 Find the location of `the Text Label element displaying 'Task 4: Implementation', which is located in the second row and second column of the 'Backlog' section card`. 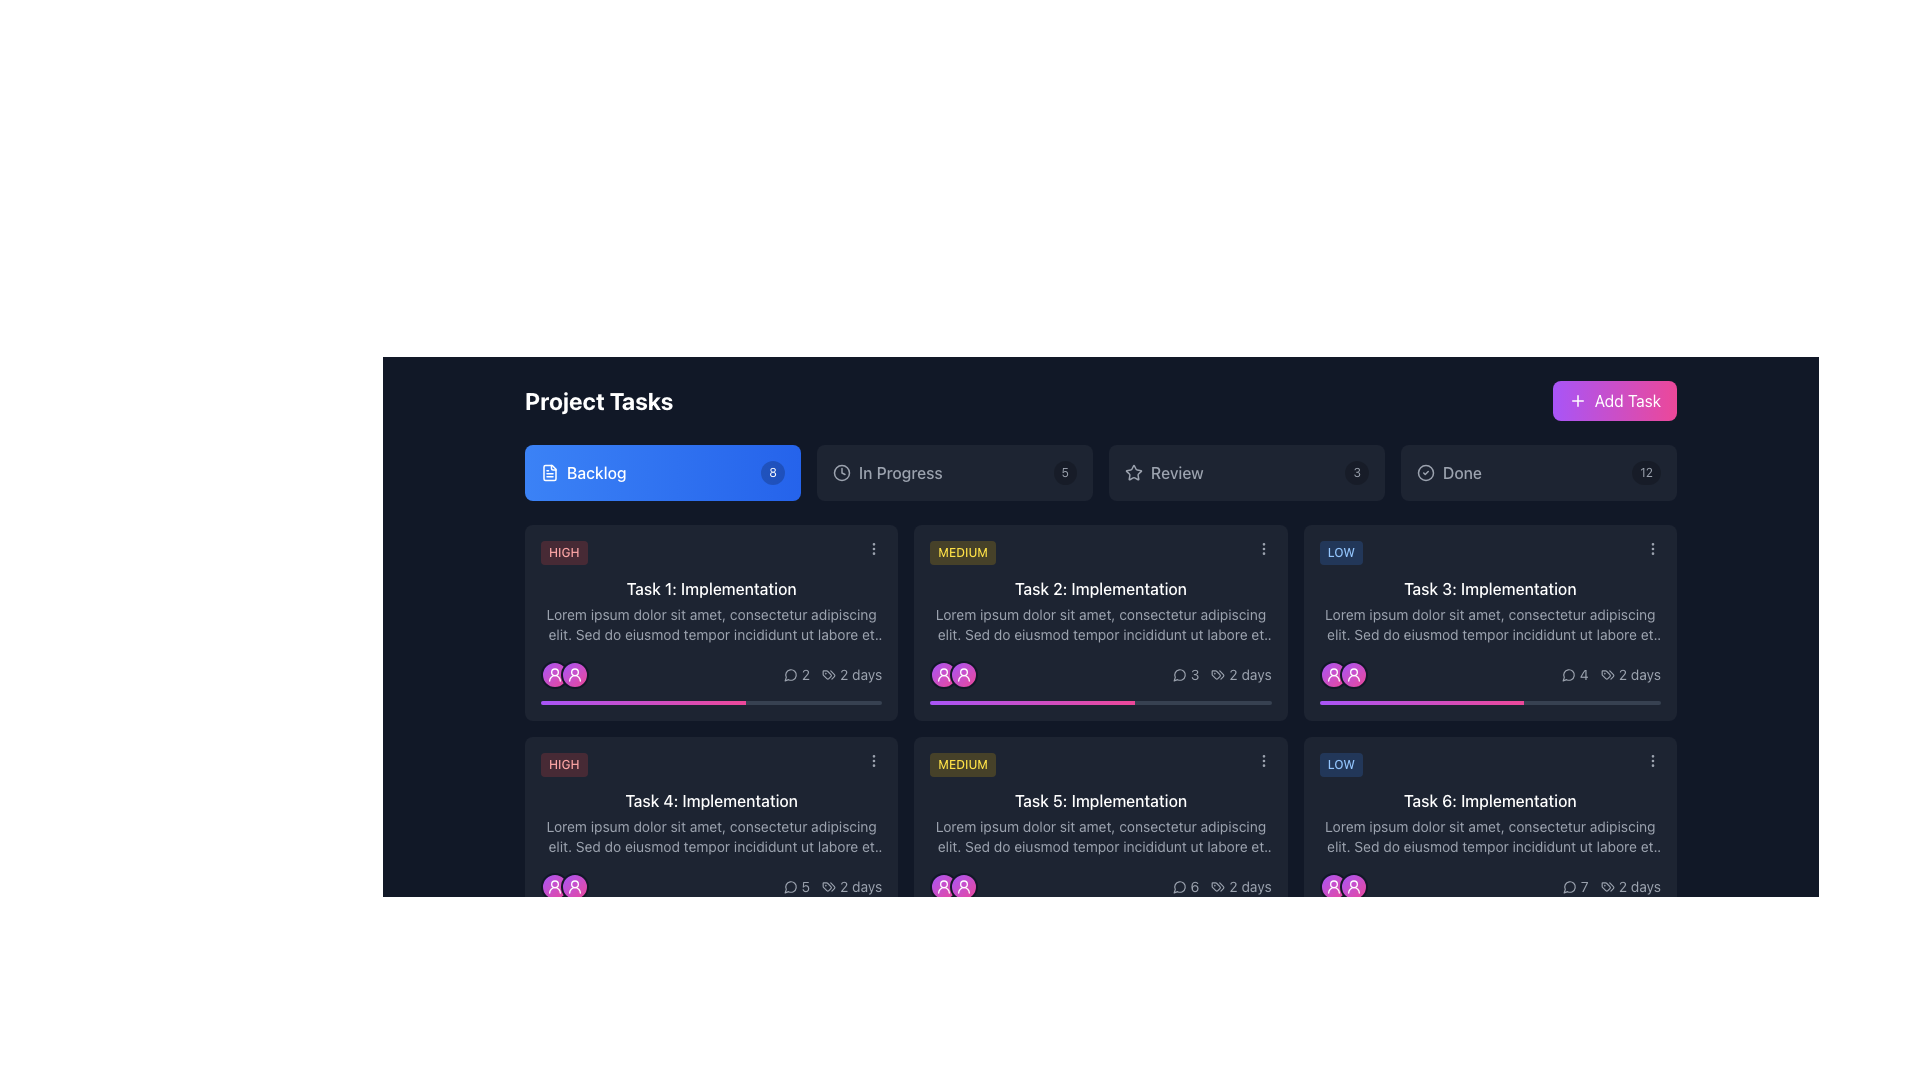

the Text Label element displaying 'Task 4: Implementation', which is located in the second row and second column of the 'Backlog' section card is located at coordinates (711, 800).